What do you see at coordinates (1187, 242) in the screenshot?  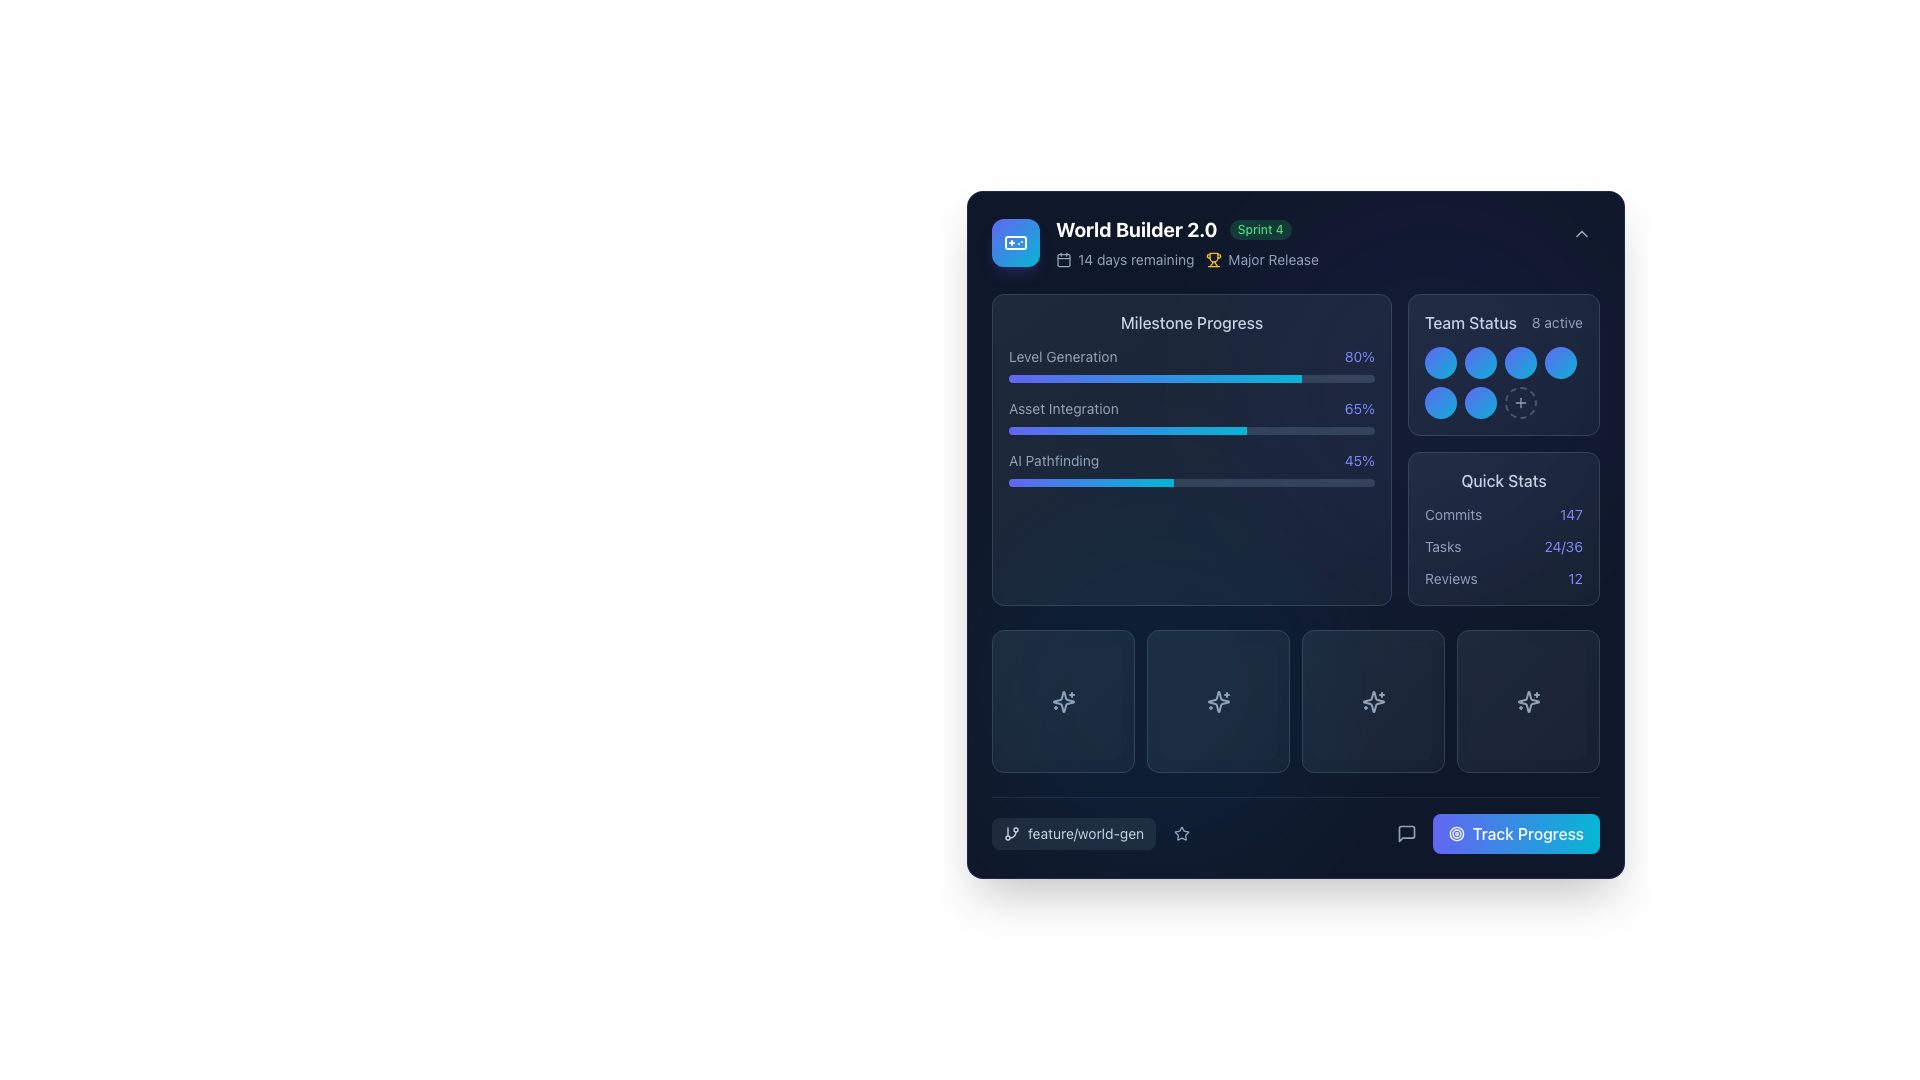 I see `the composite UI element labeled 'World Builder 2.0' with the green badge 'Sprint 4' and the note '14 days remaining Major Release' for focus` at bounding box center [1187, 242].